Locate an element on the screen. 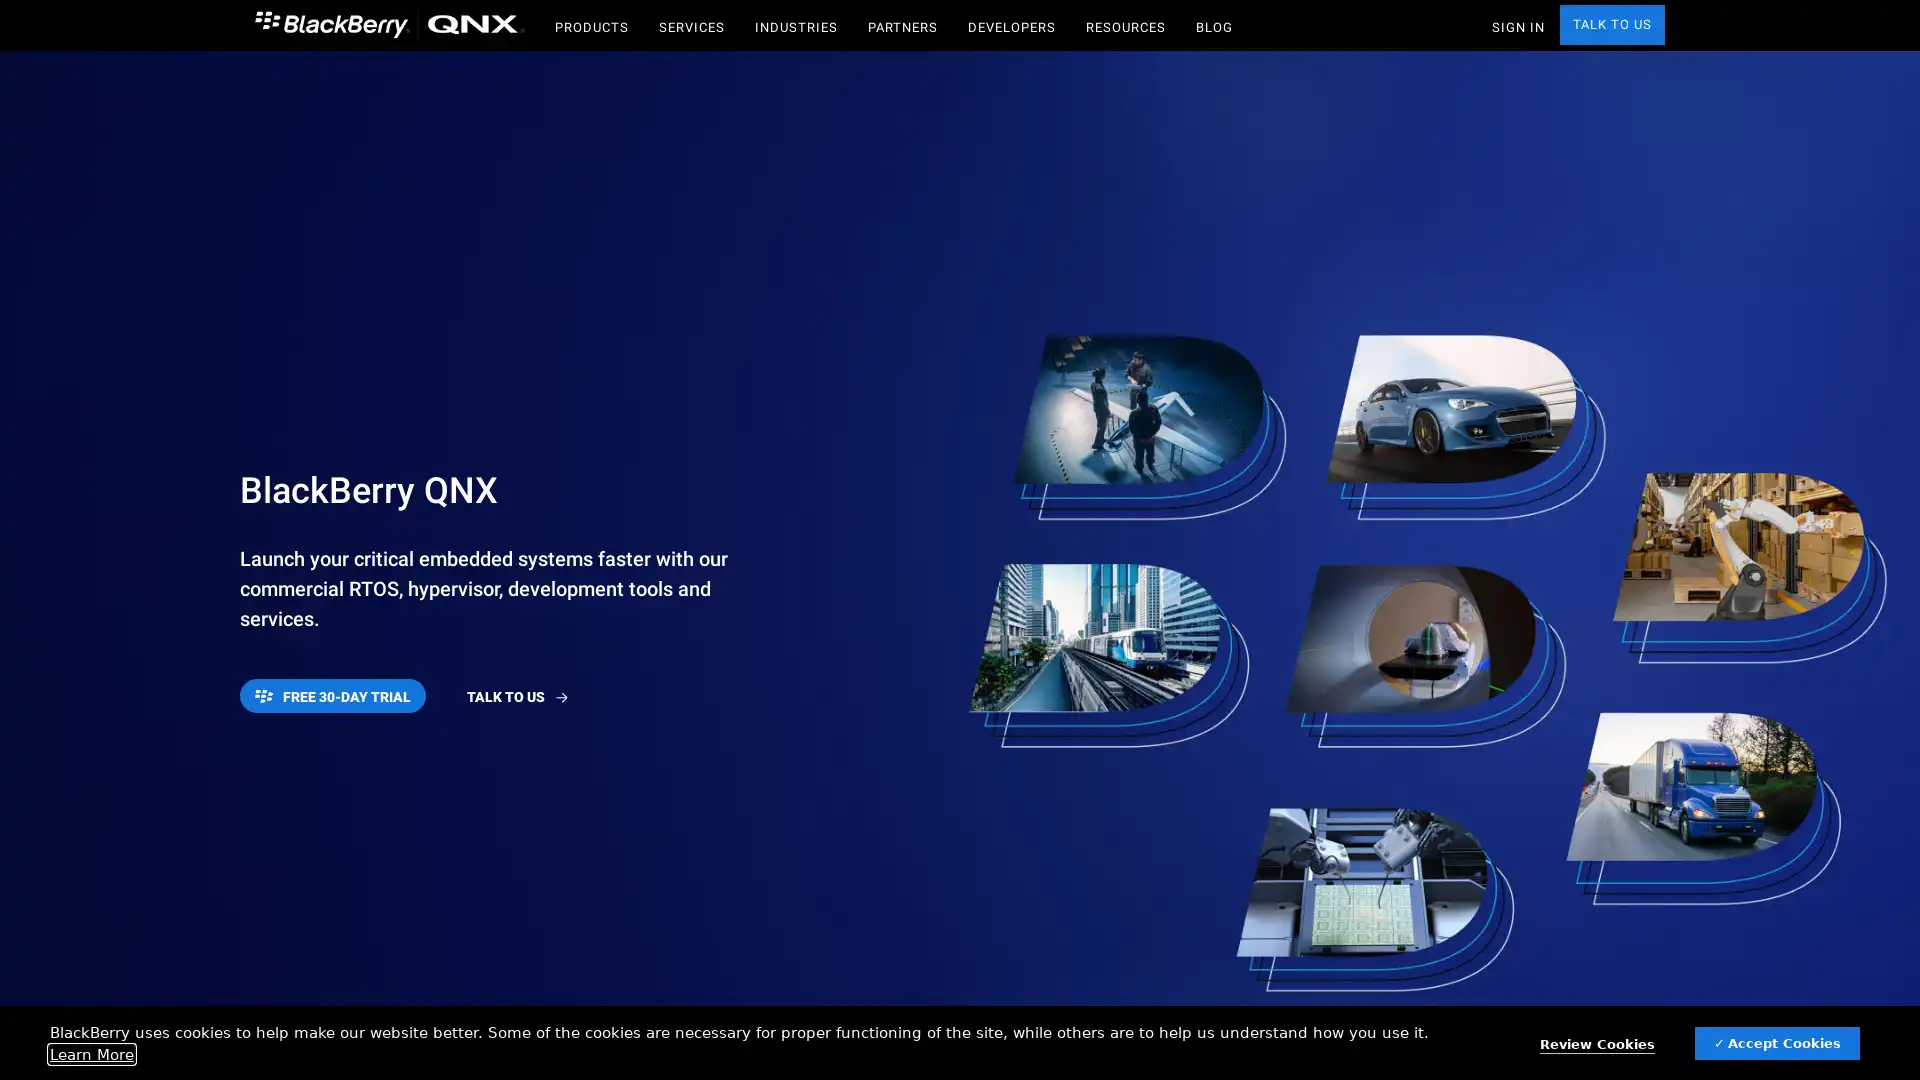 The width and height of the screenshot is (1920, 1080). Review Cookies is located at coordinates (1596, 1044).